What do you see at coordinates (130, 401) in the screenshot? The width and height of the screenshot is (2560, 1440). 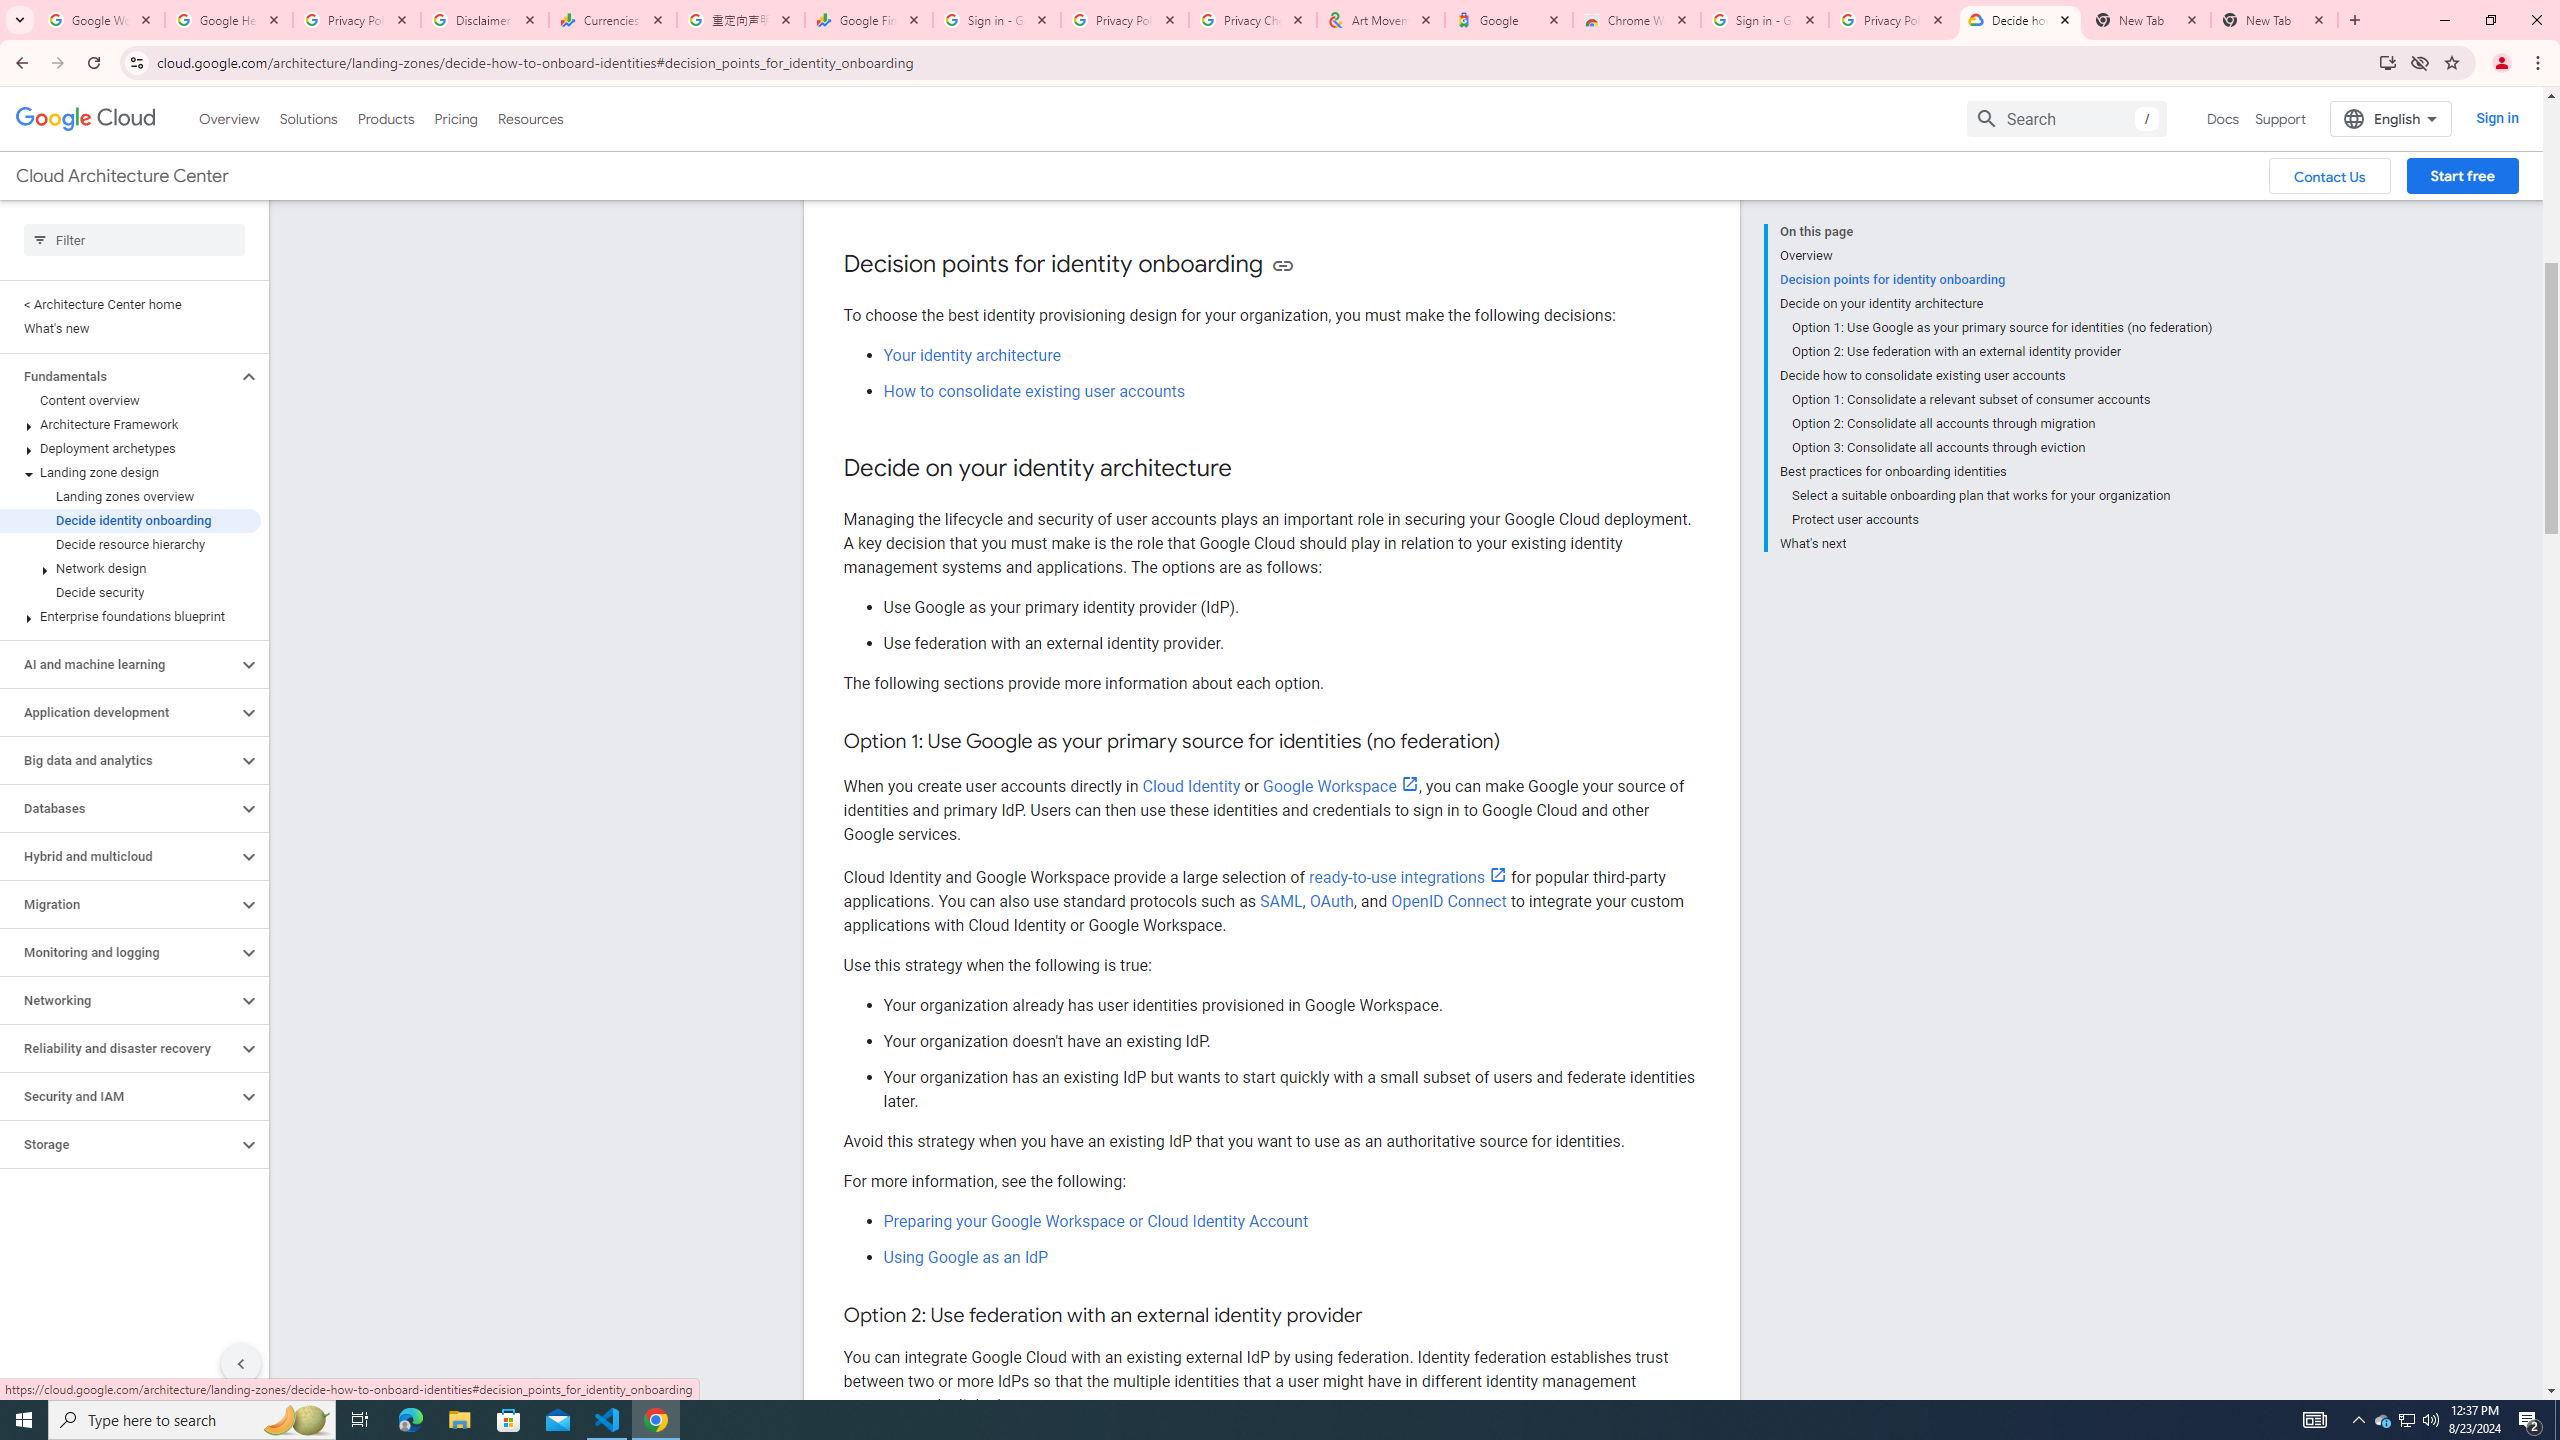 I see `'Content overview'` at bounding box center [130, 401].